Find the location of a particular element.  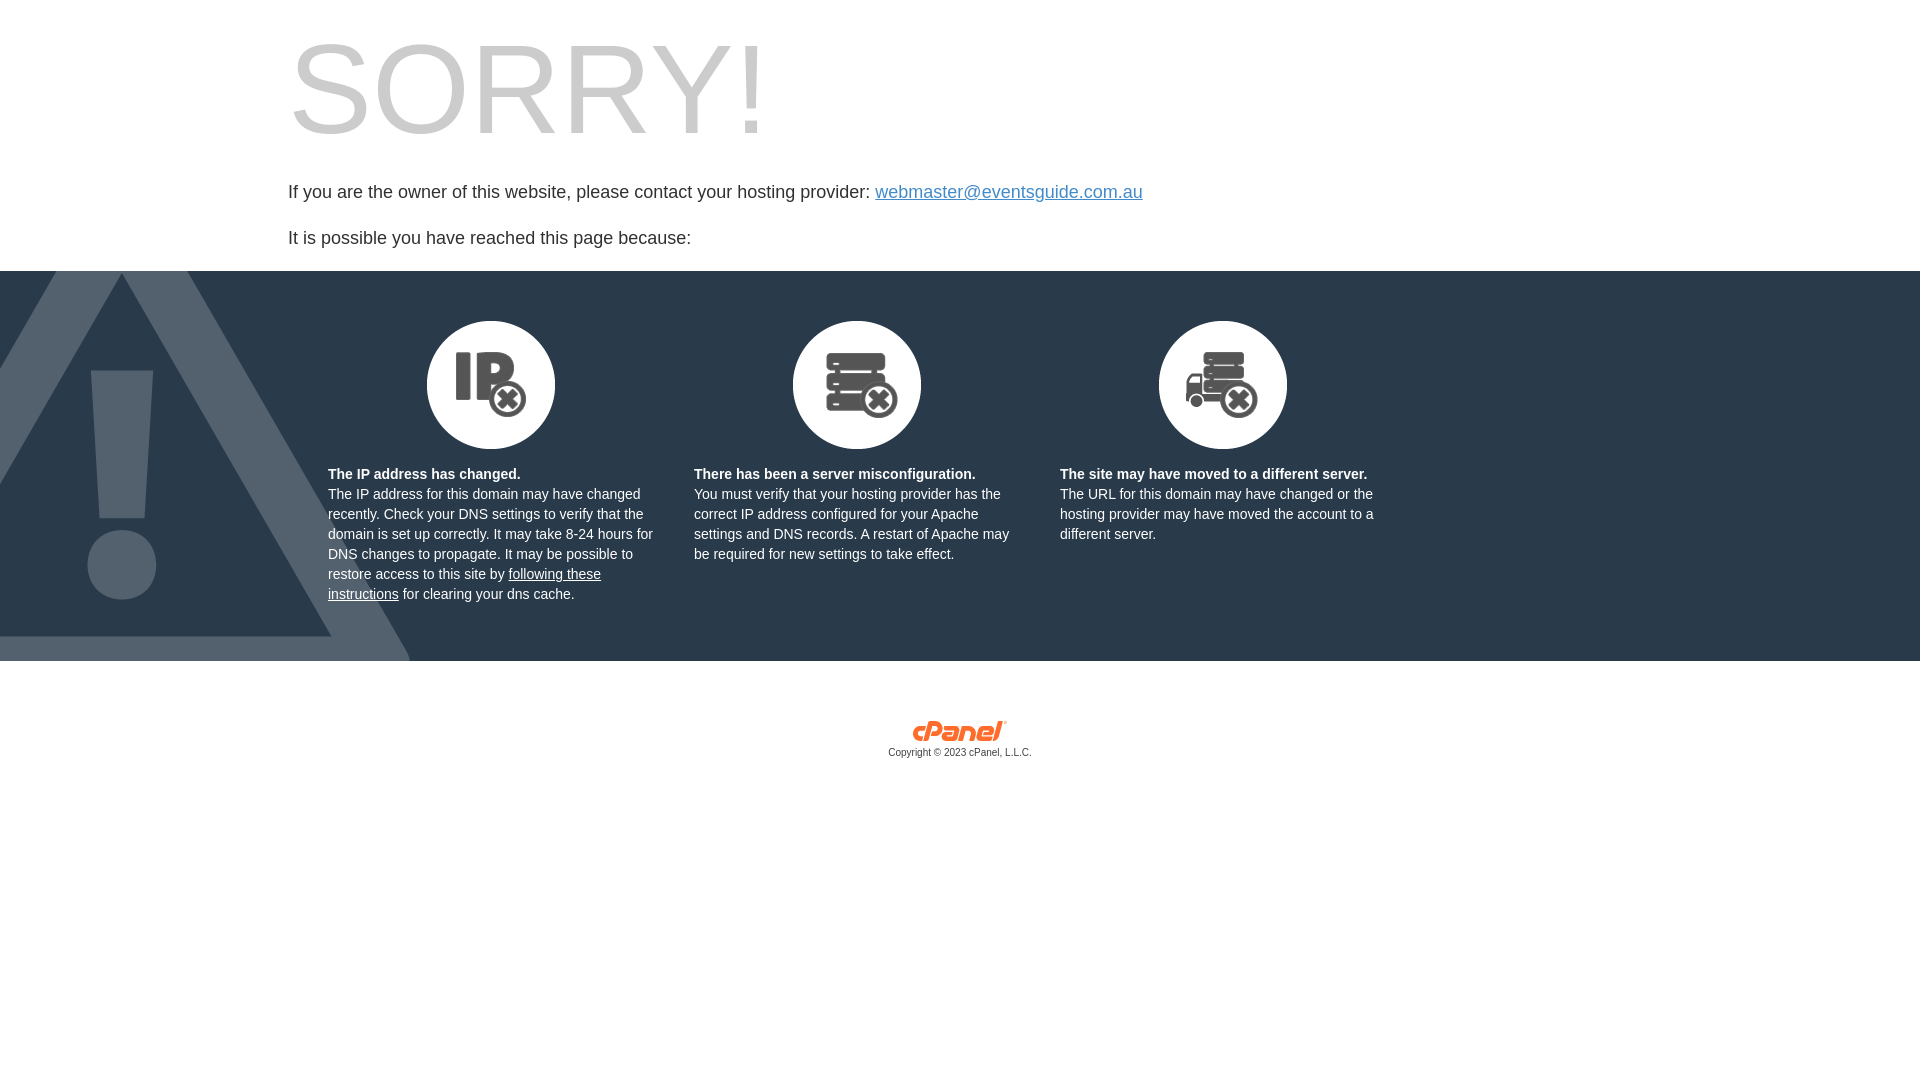

'webmaster@eventsguide.com.au' is located at coordinates (1008, 192).